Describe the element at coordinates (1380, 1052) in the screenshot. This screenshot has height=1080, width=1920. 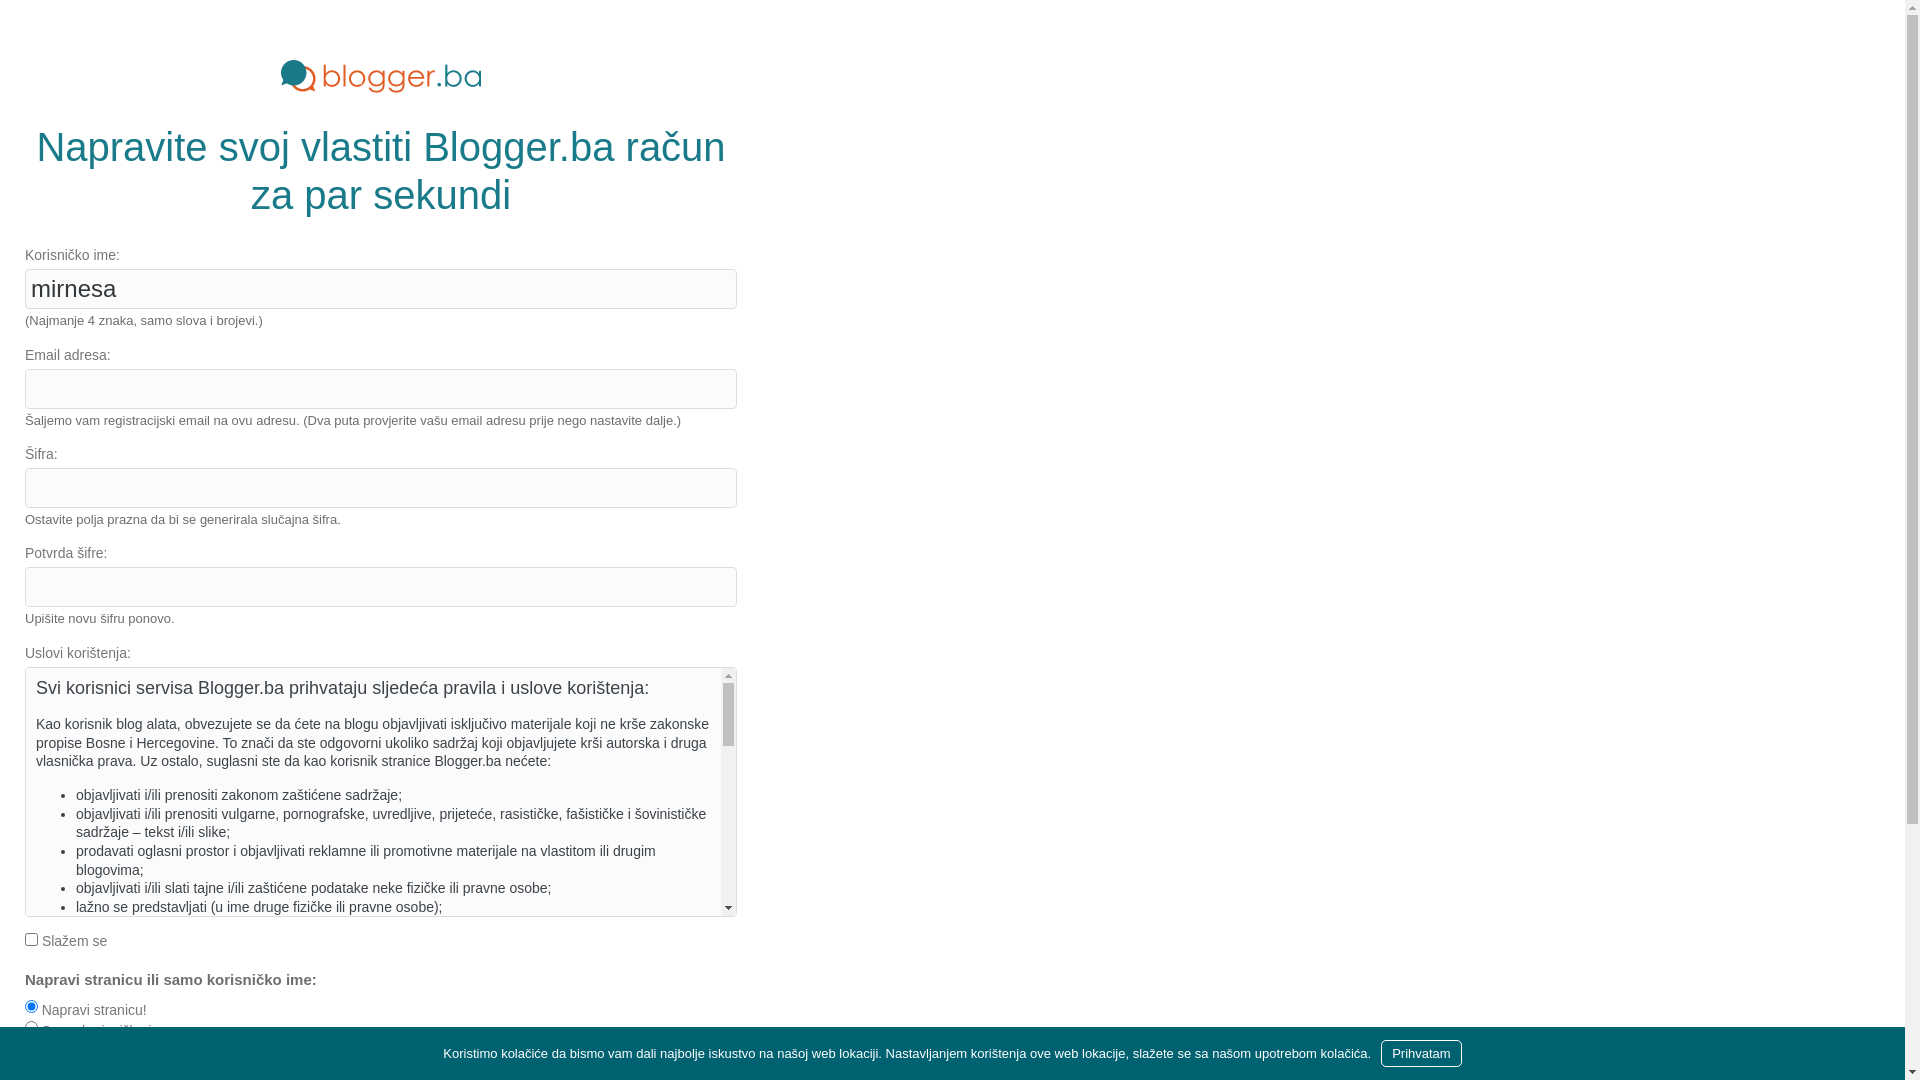
I see `'Prihvatam'` at that location.